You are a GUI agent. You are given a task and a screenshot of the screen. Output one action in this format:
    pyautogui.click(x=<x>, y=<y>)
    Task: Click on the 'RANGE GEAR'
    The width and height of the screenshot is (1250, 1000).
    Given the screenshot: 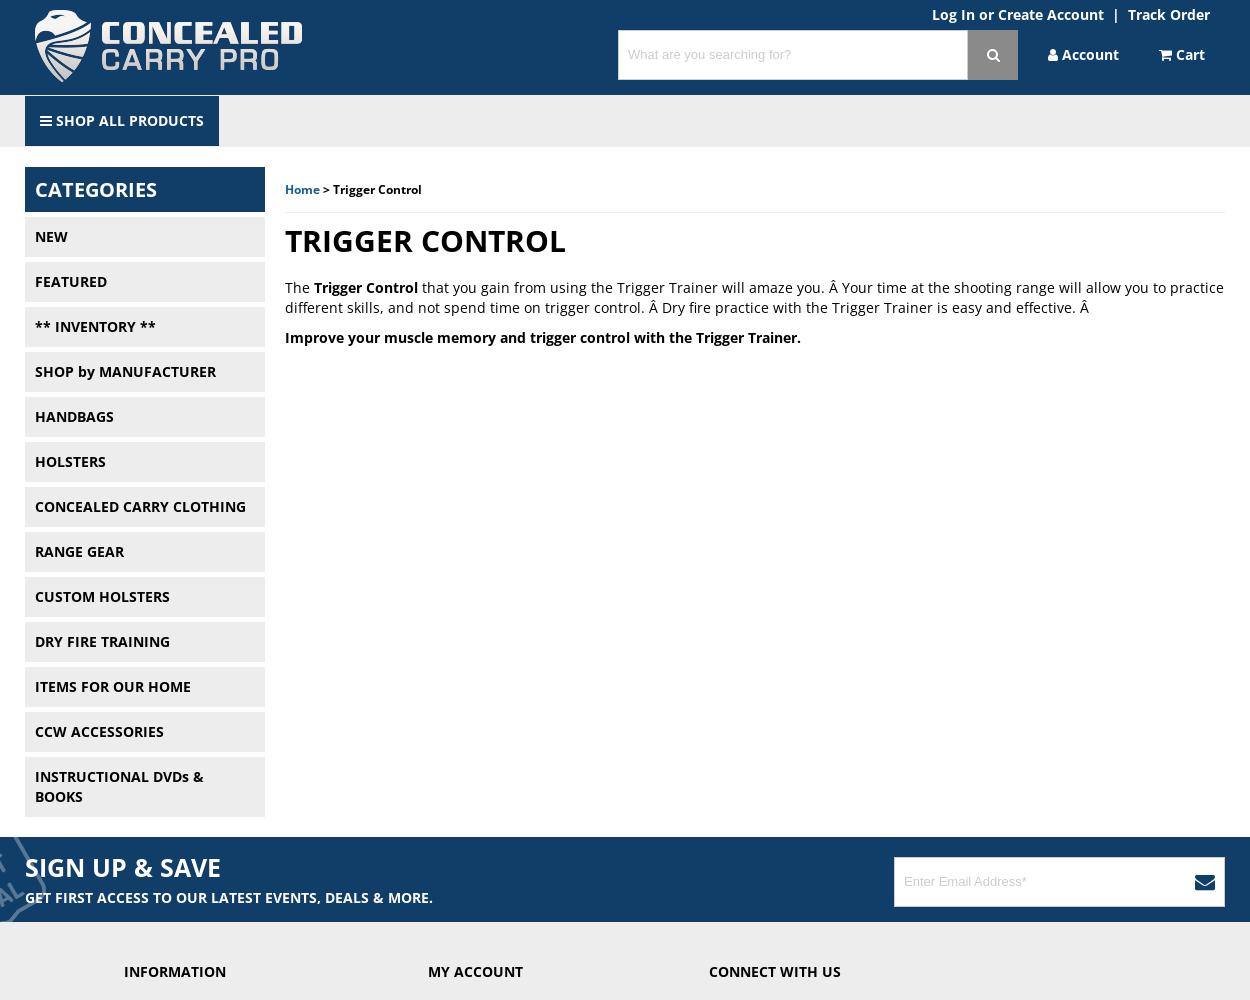 What is the action you would take?
    pyautogui.click(x=78, y=551)
    